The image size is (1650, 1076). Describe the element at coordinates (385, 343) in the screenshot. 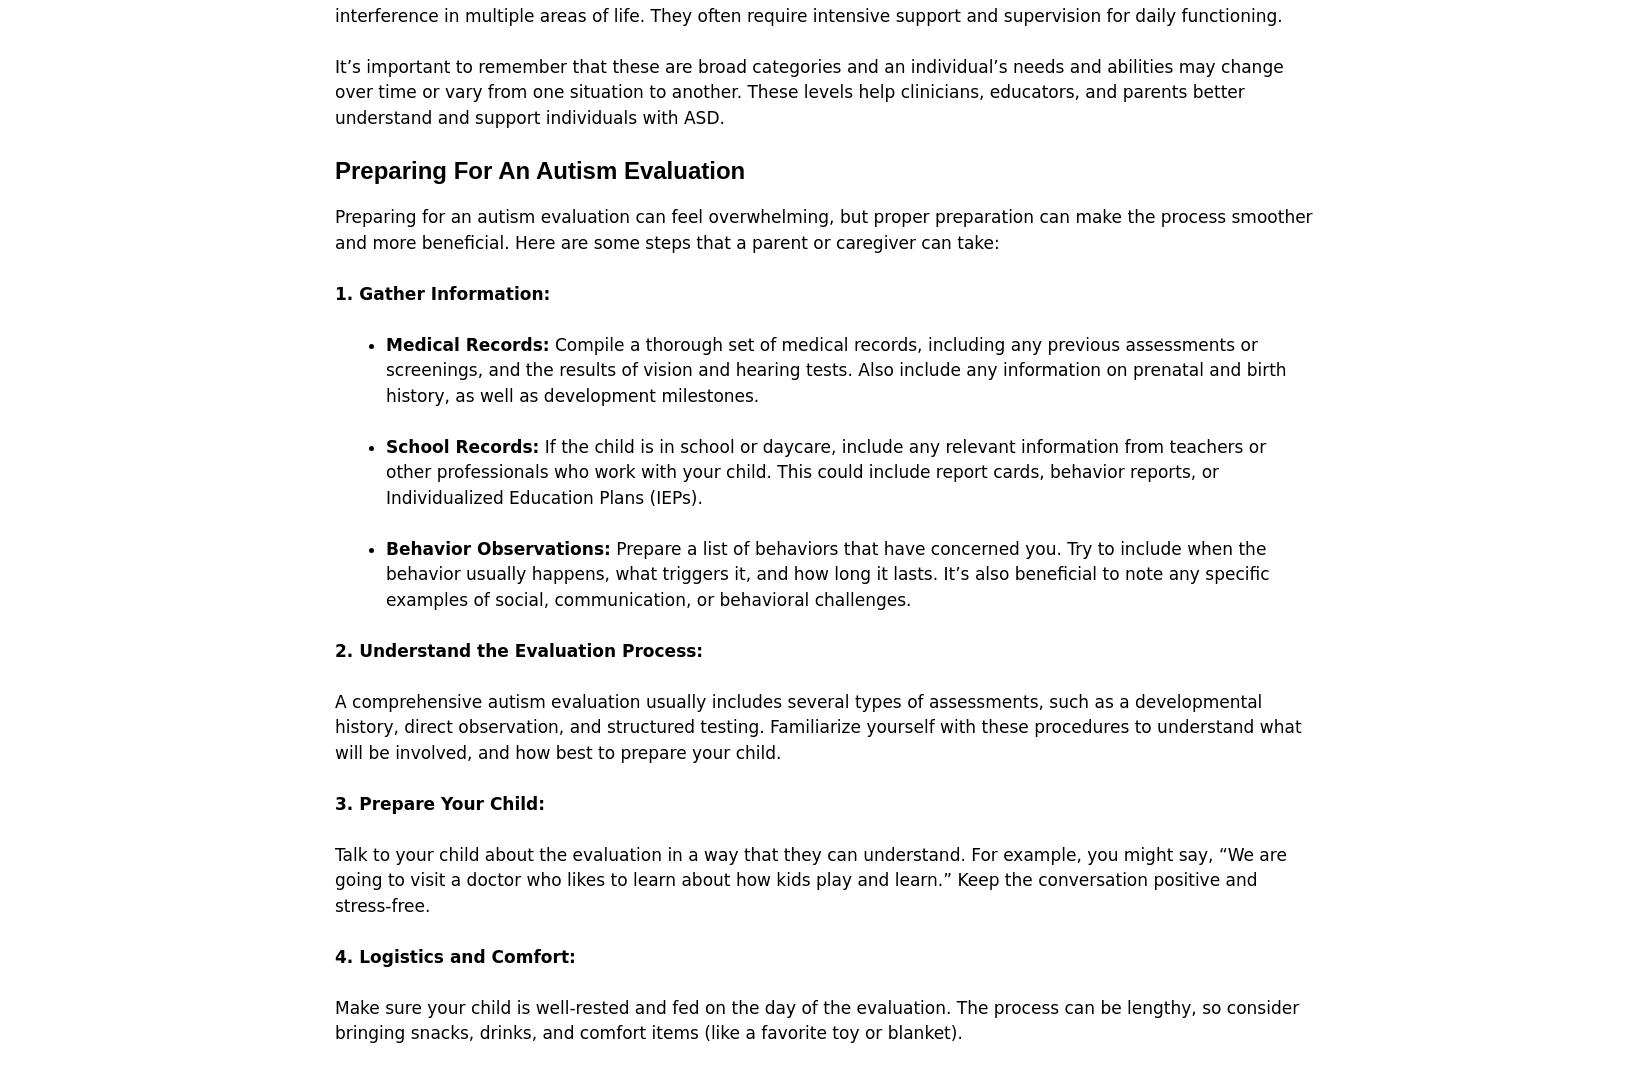

I see `'Medical Records:'` at that location.